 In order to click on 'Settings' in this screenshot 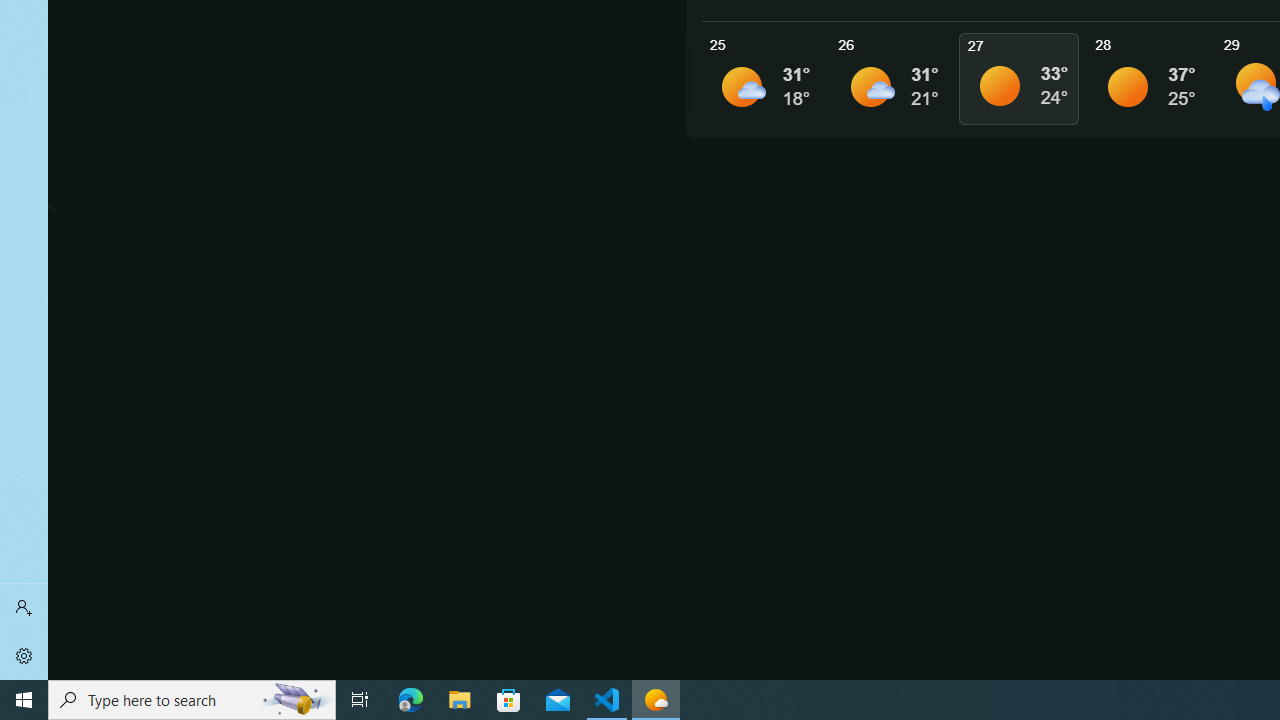, I will do `click(24, 655)`.